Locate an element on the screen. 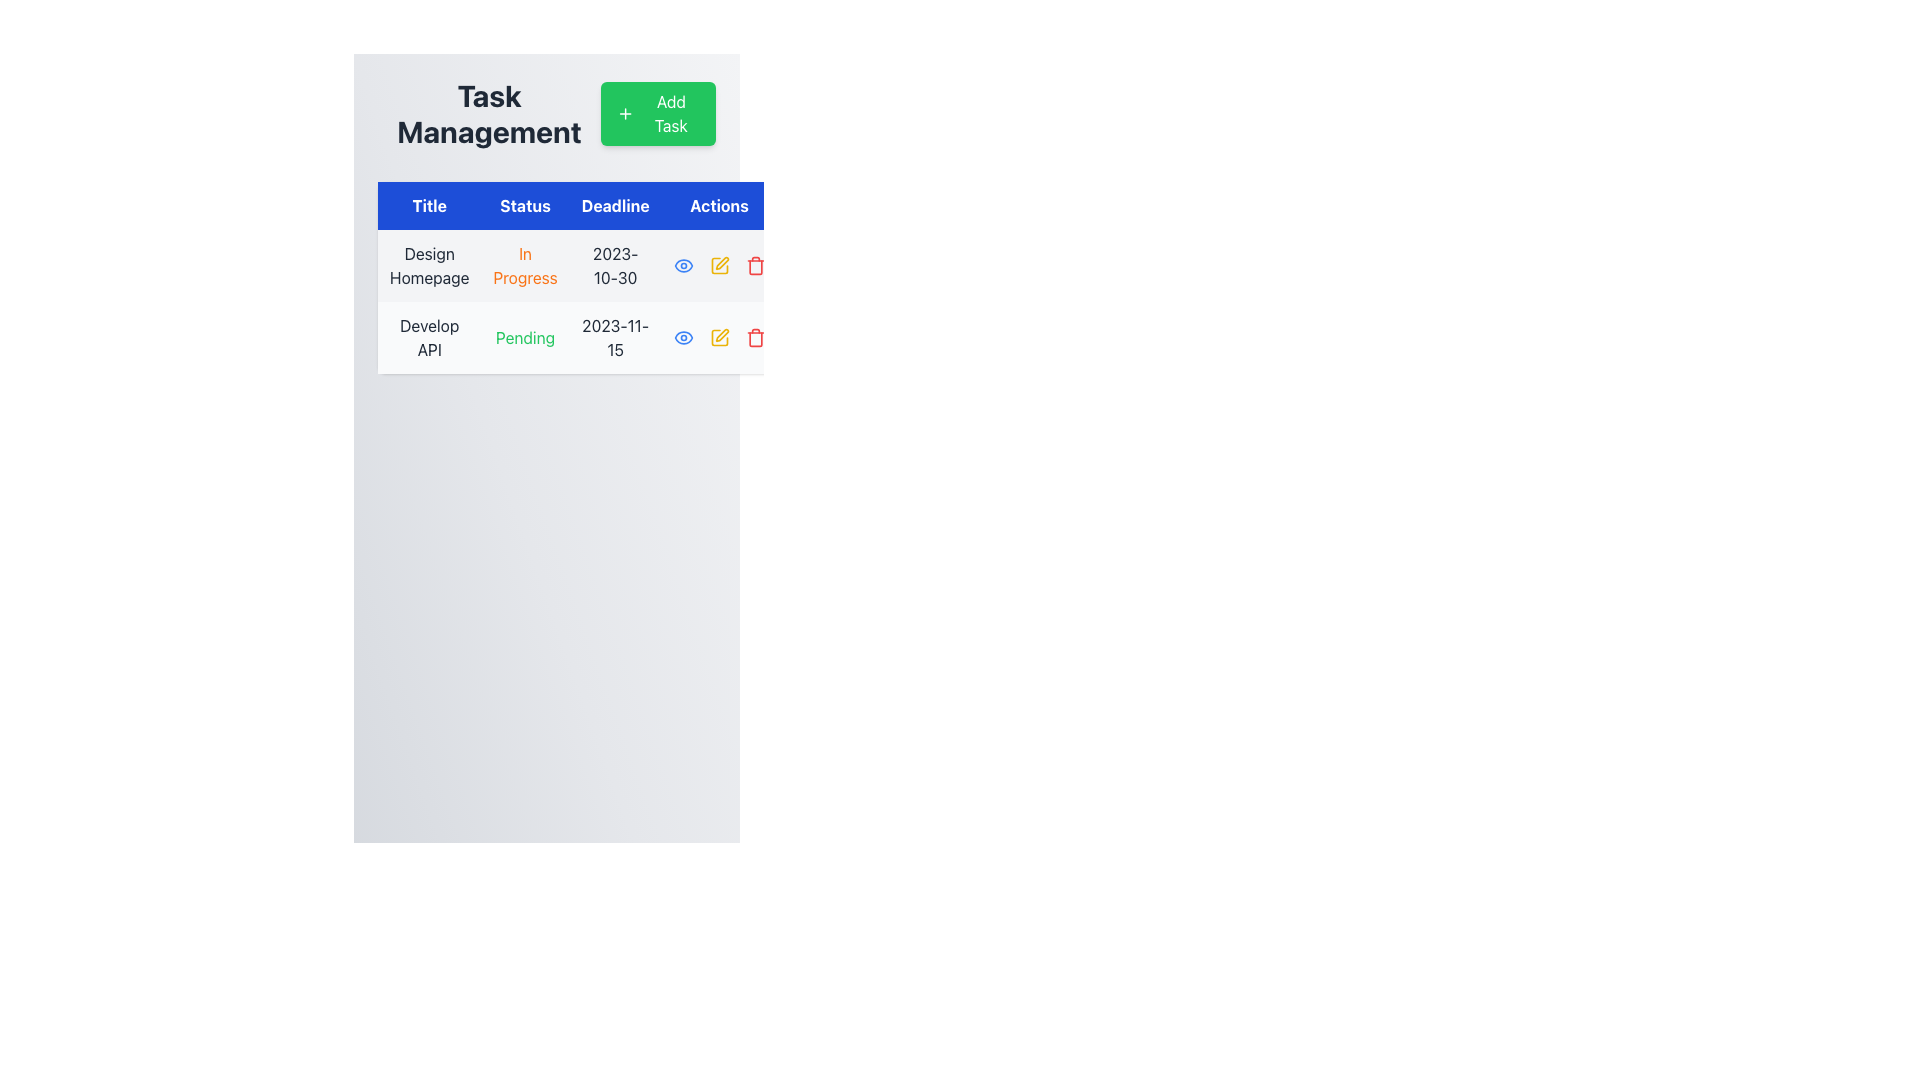 This screenshot has height=1080, width=1920. the 'Title' column header cell of the table, which is the first item in a row of four elements and is located at the top-left corner of the table is located at coordinates (428, 205).